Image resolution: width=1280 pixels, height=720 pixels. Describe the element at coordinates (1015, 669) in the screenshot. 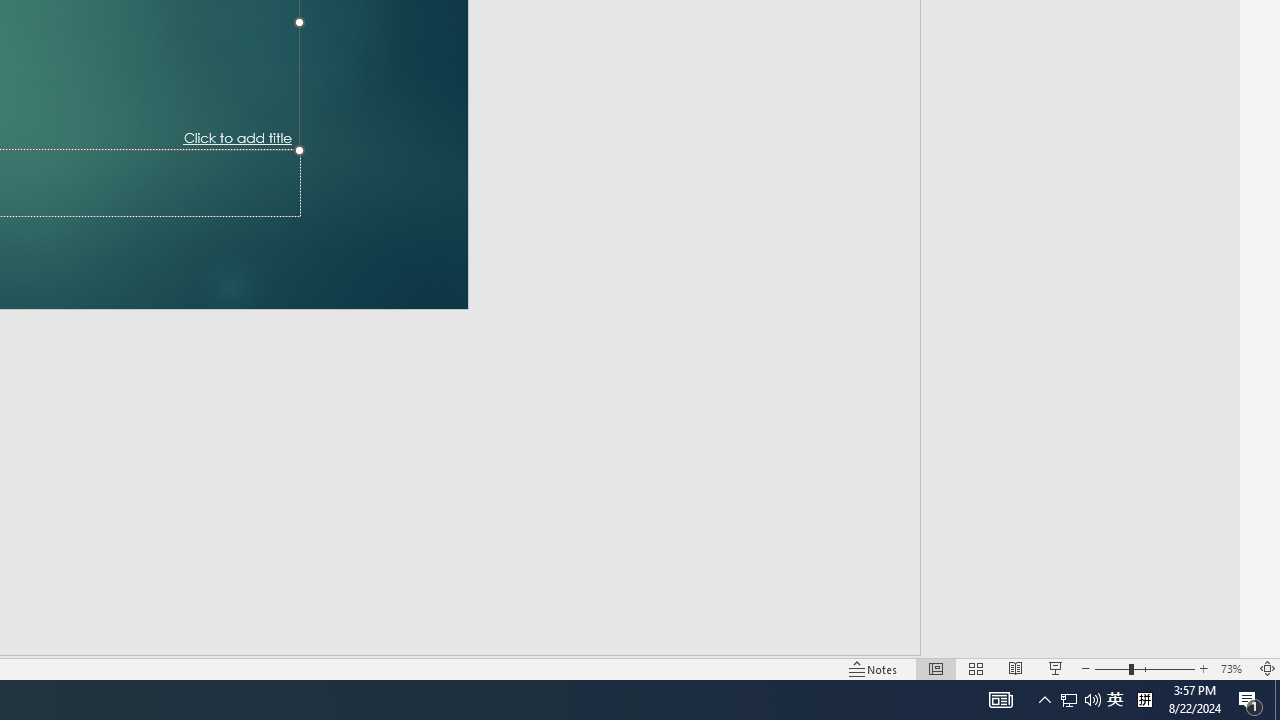

I see `'Reading View'` at that location.